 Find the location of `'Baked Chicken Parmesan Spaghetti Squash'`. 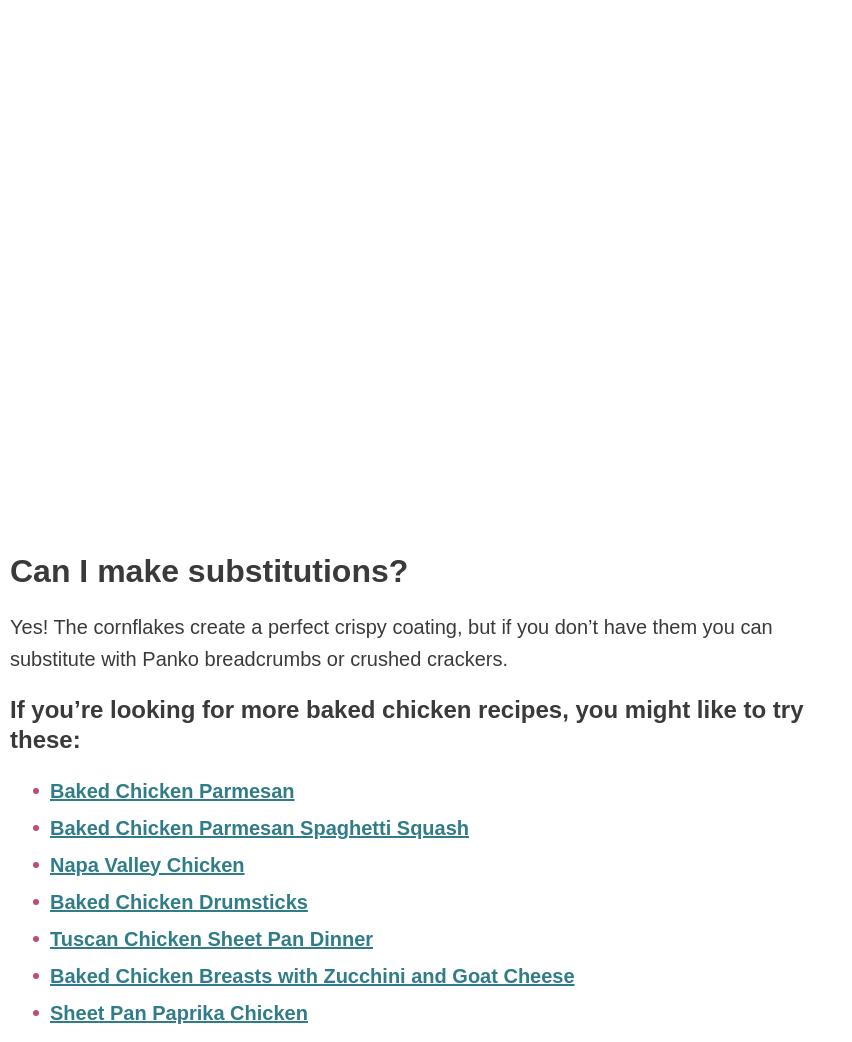

'Baked Chicken Parmesan Spaghetti Squash' is located at coordinates (50, 827).